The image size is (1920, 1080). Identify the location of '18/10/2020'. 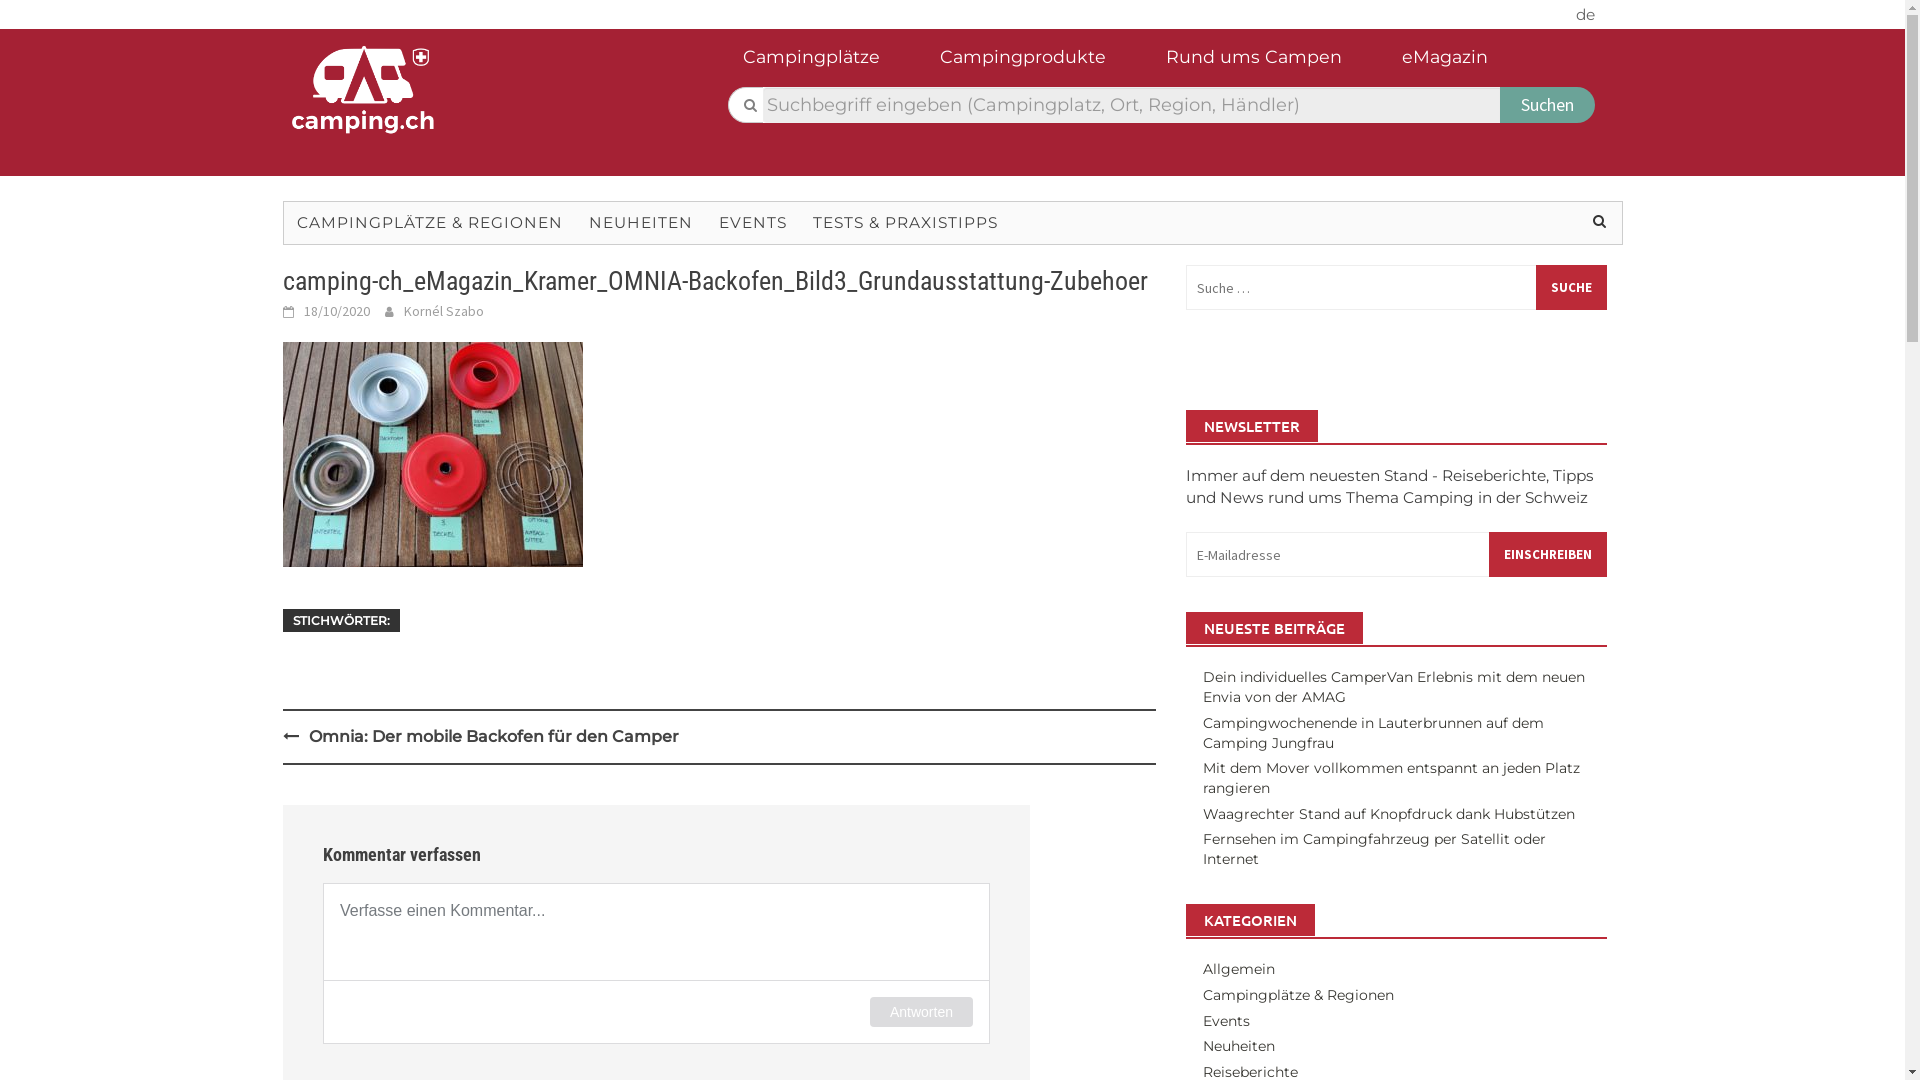
(336, 311).